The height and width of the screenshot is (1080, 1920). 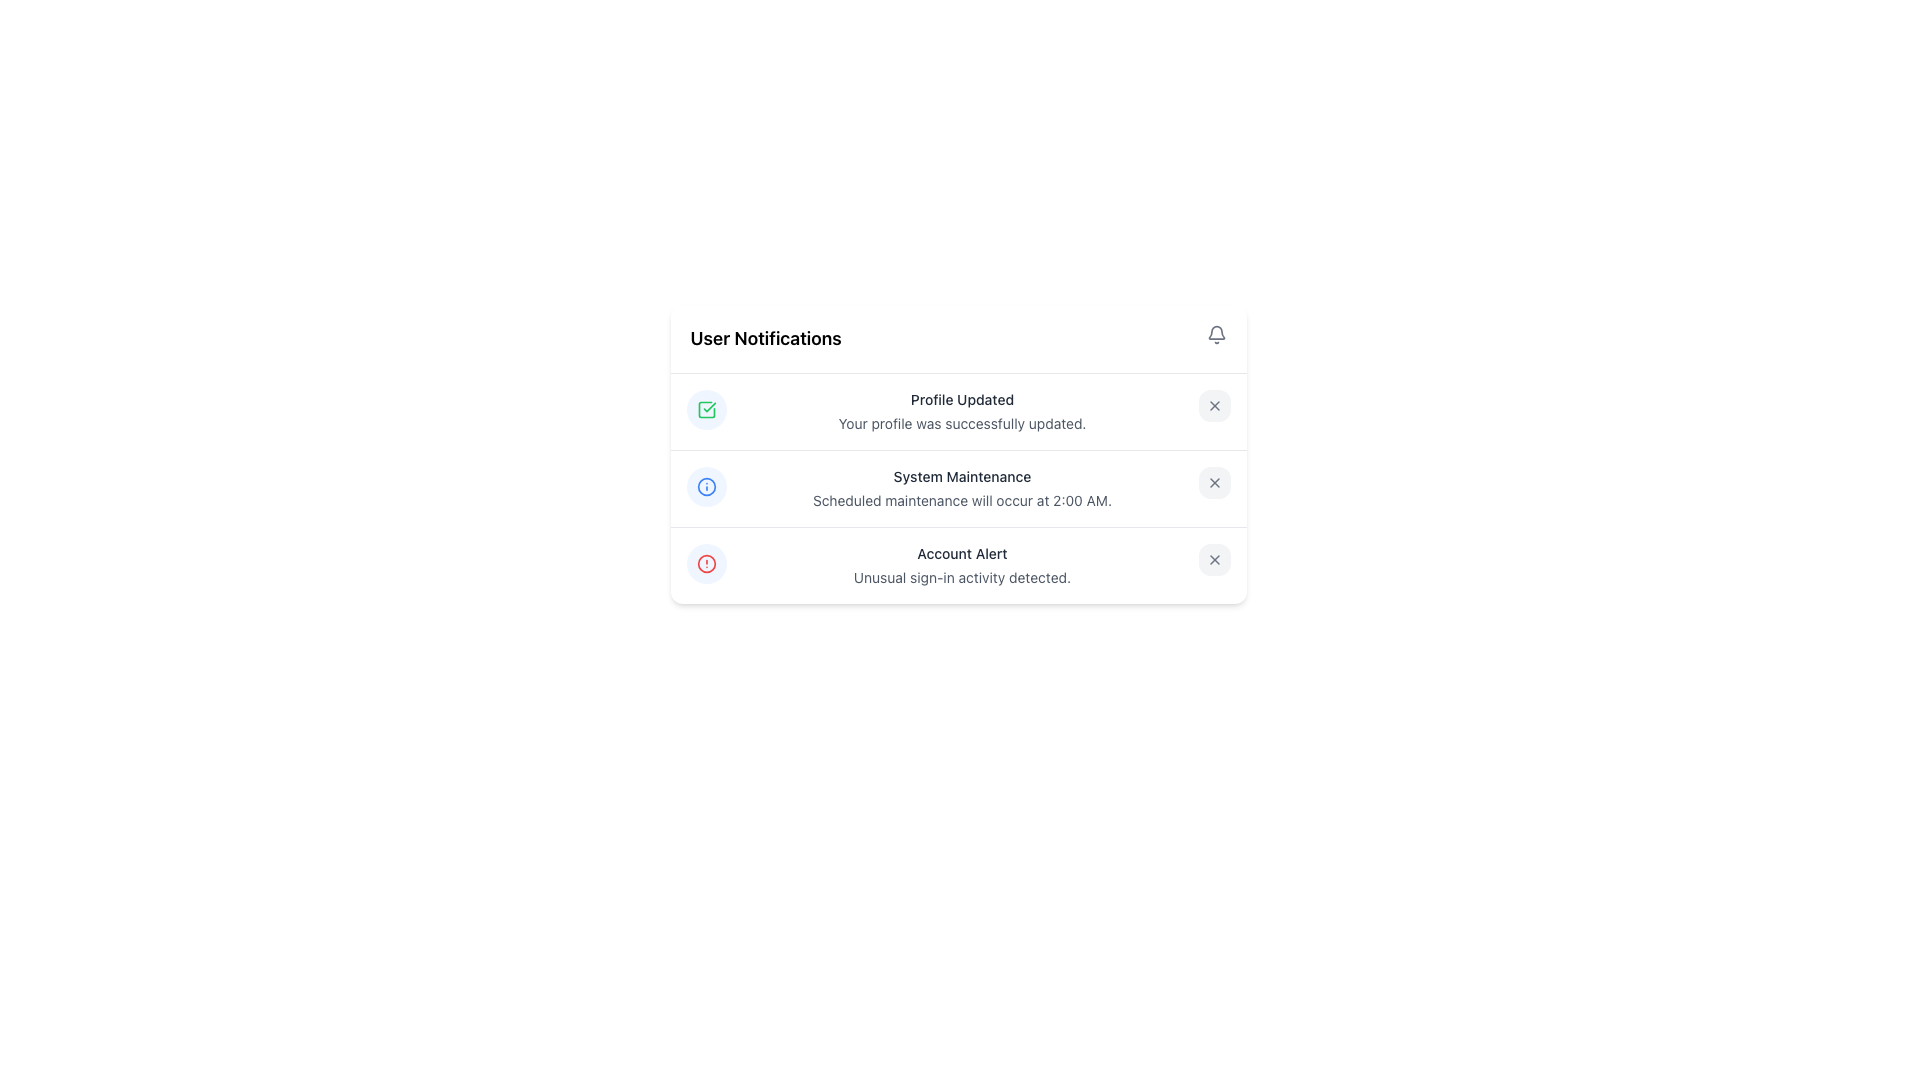 I want to click on the confirmation label that conveys feedback for the successful completion of the profile update action, which is positioned below the 'Profile Updated' text and centrally aligned within the notification card, so click(x=962, y=423).